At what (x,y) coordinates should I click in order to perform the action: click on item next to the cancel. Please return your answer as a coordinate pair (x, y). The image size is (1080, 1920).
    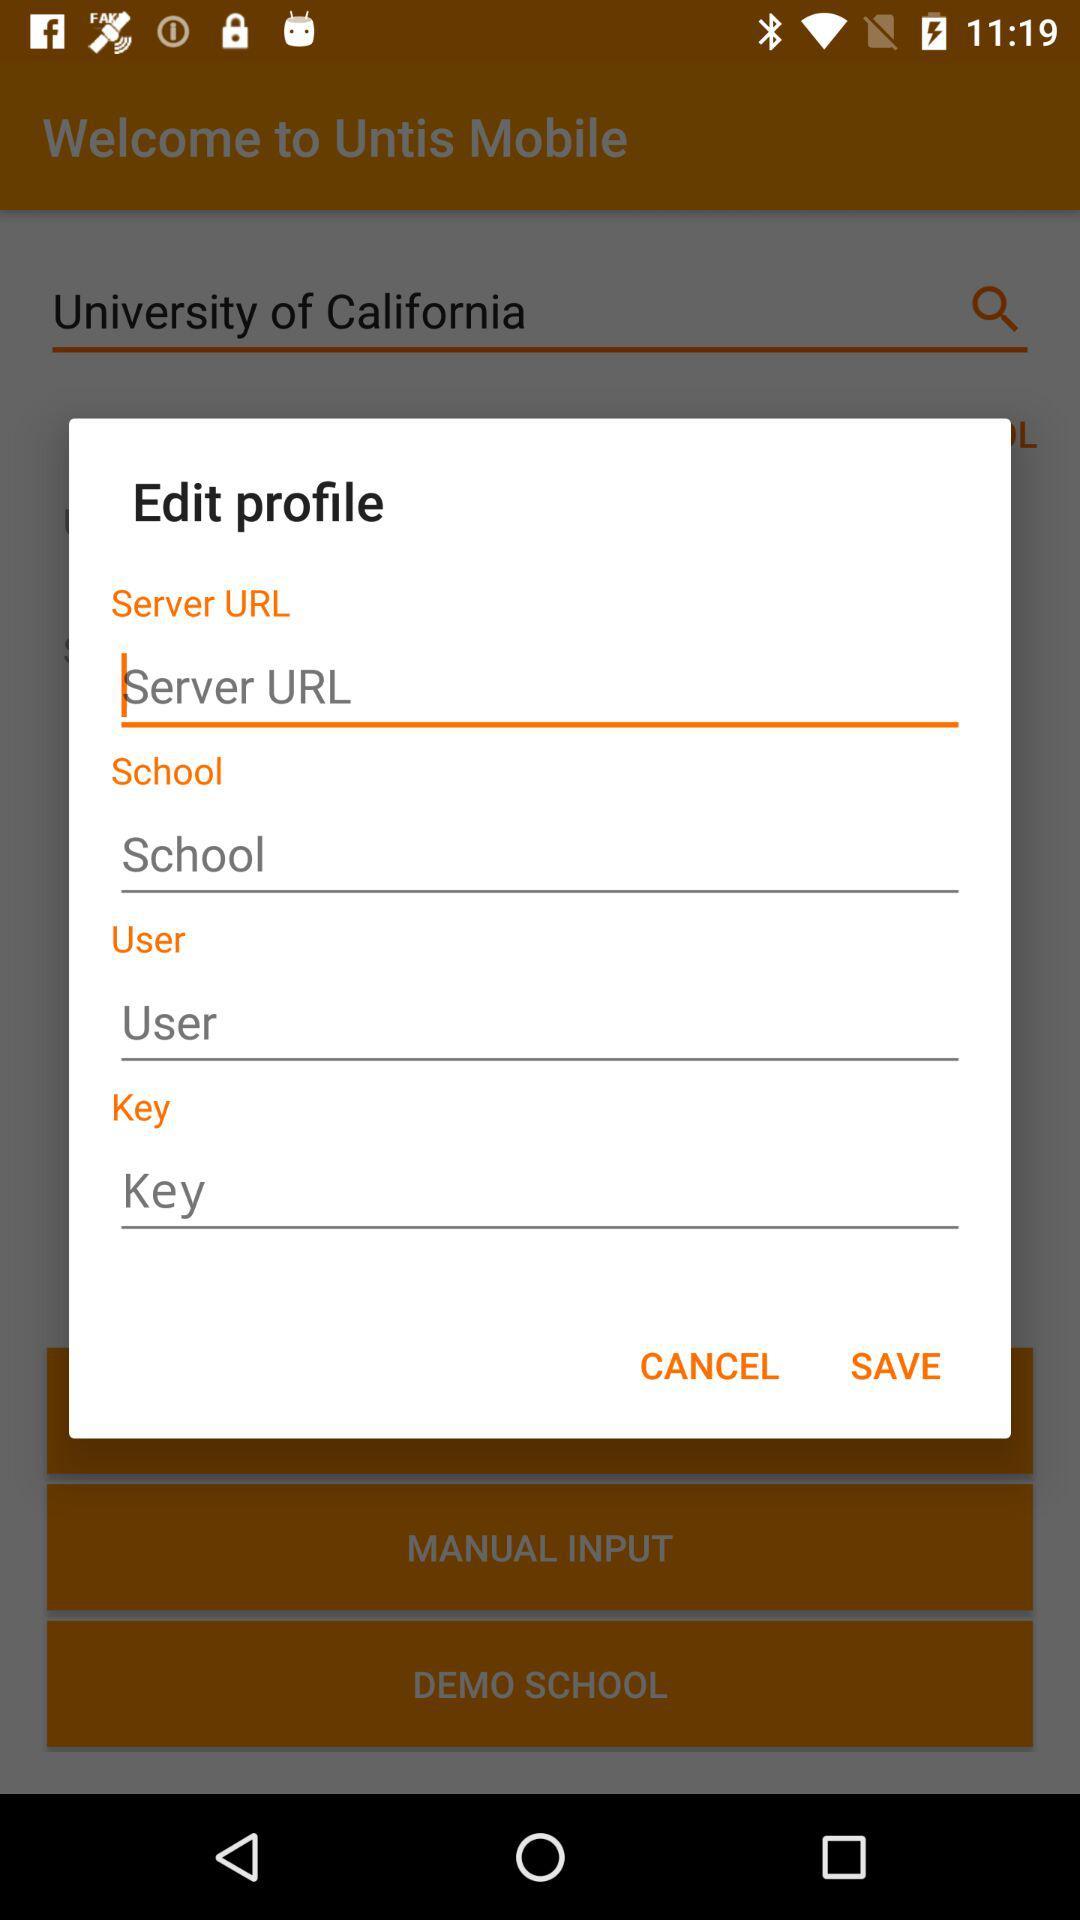
    Looking at the image, I should click on (894, 1363).